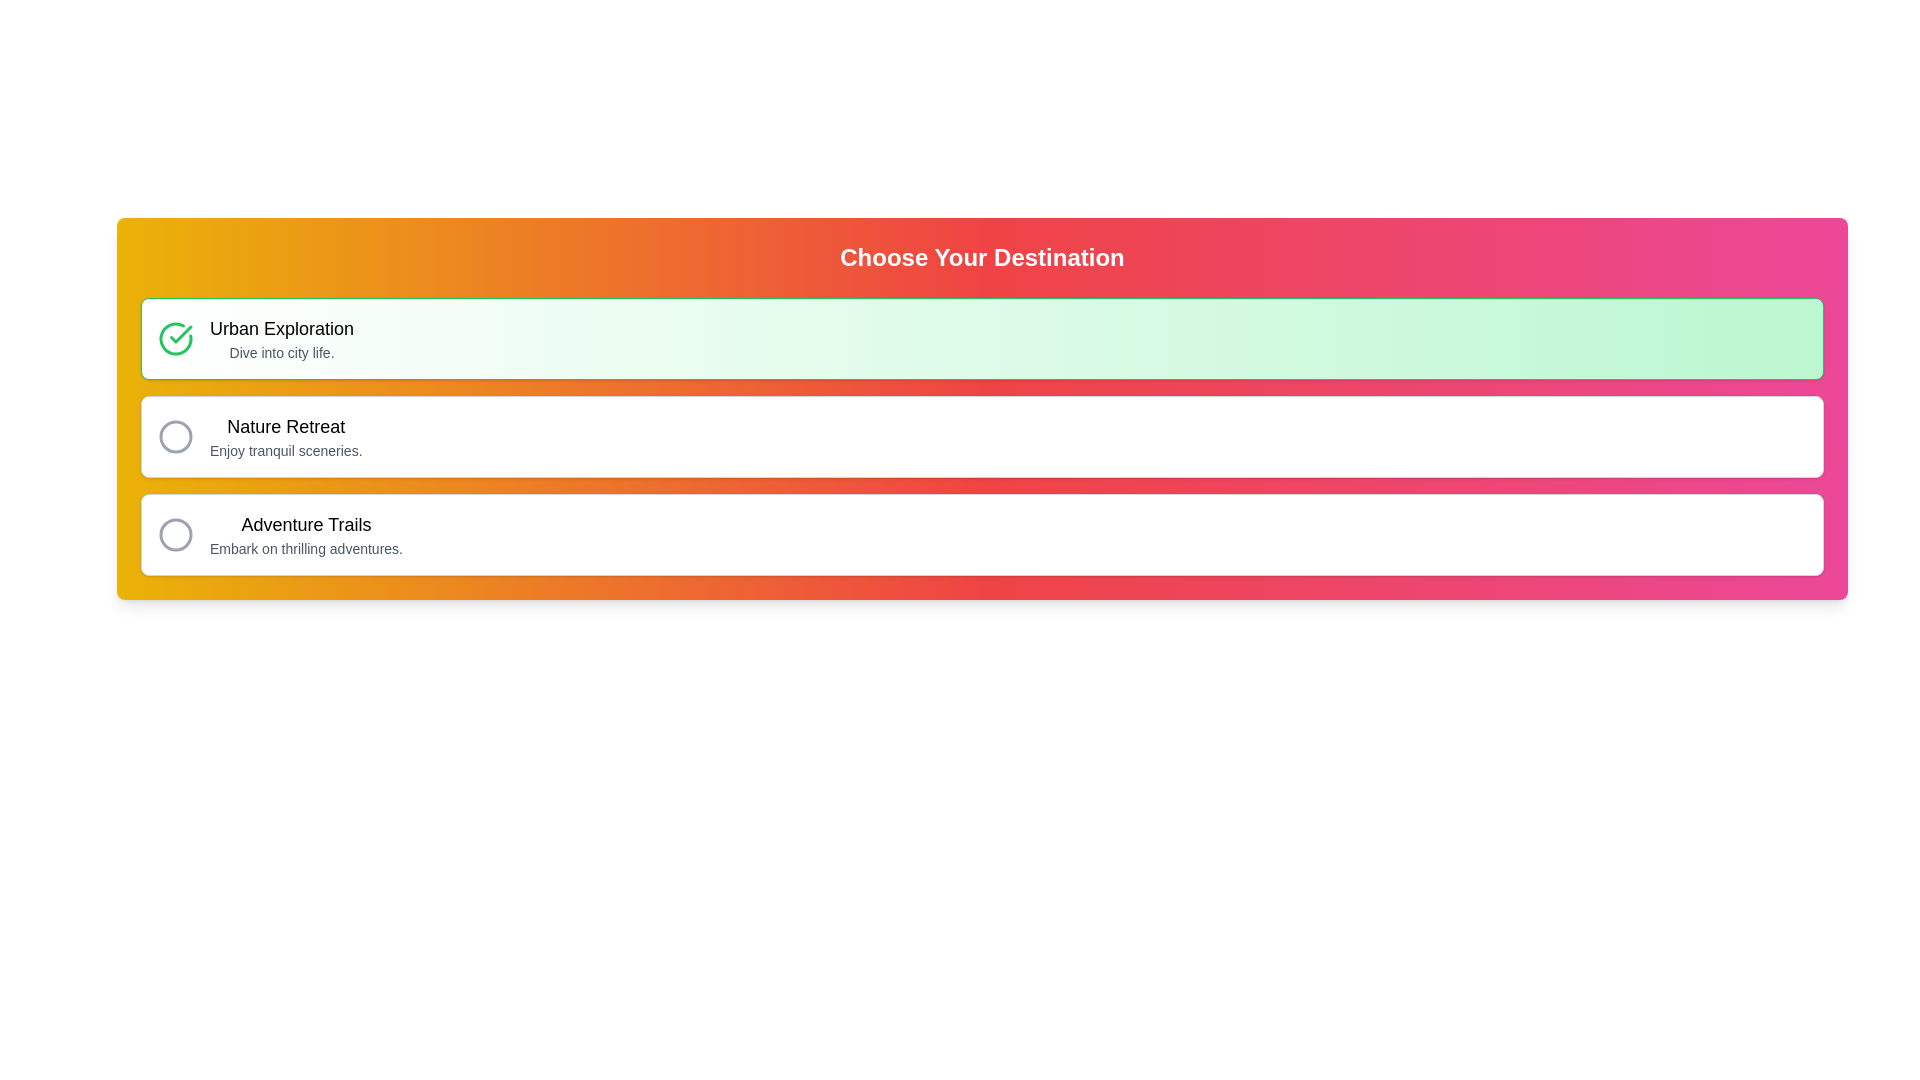 The height and width of the screenshot is (1080, 1920). I want to click on the 'Adventure Trails' text label, so click(305, 534).